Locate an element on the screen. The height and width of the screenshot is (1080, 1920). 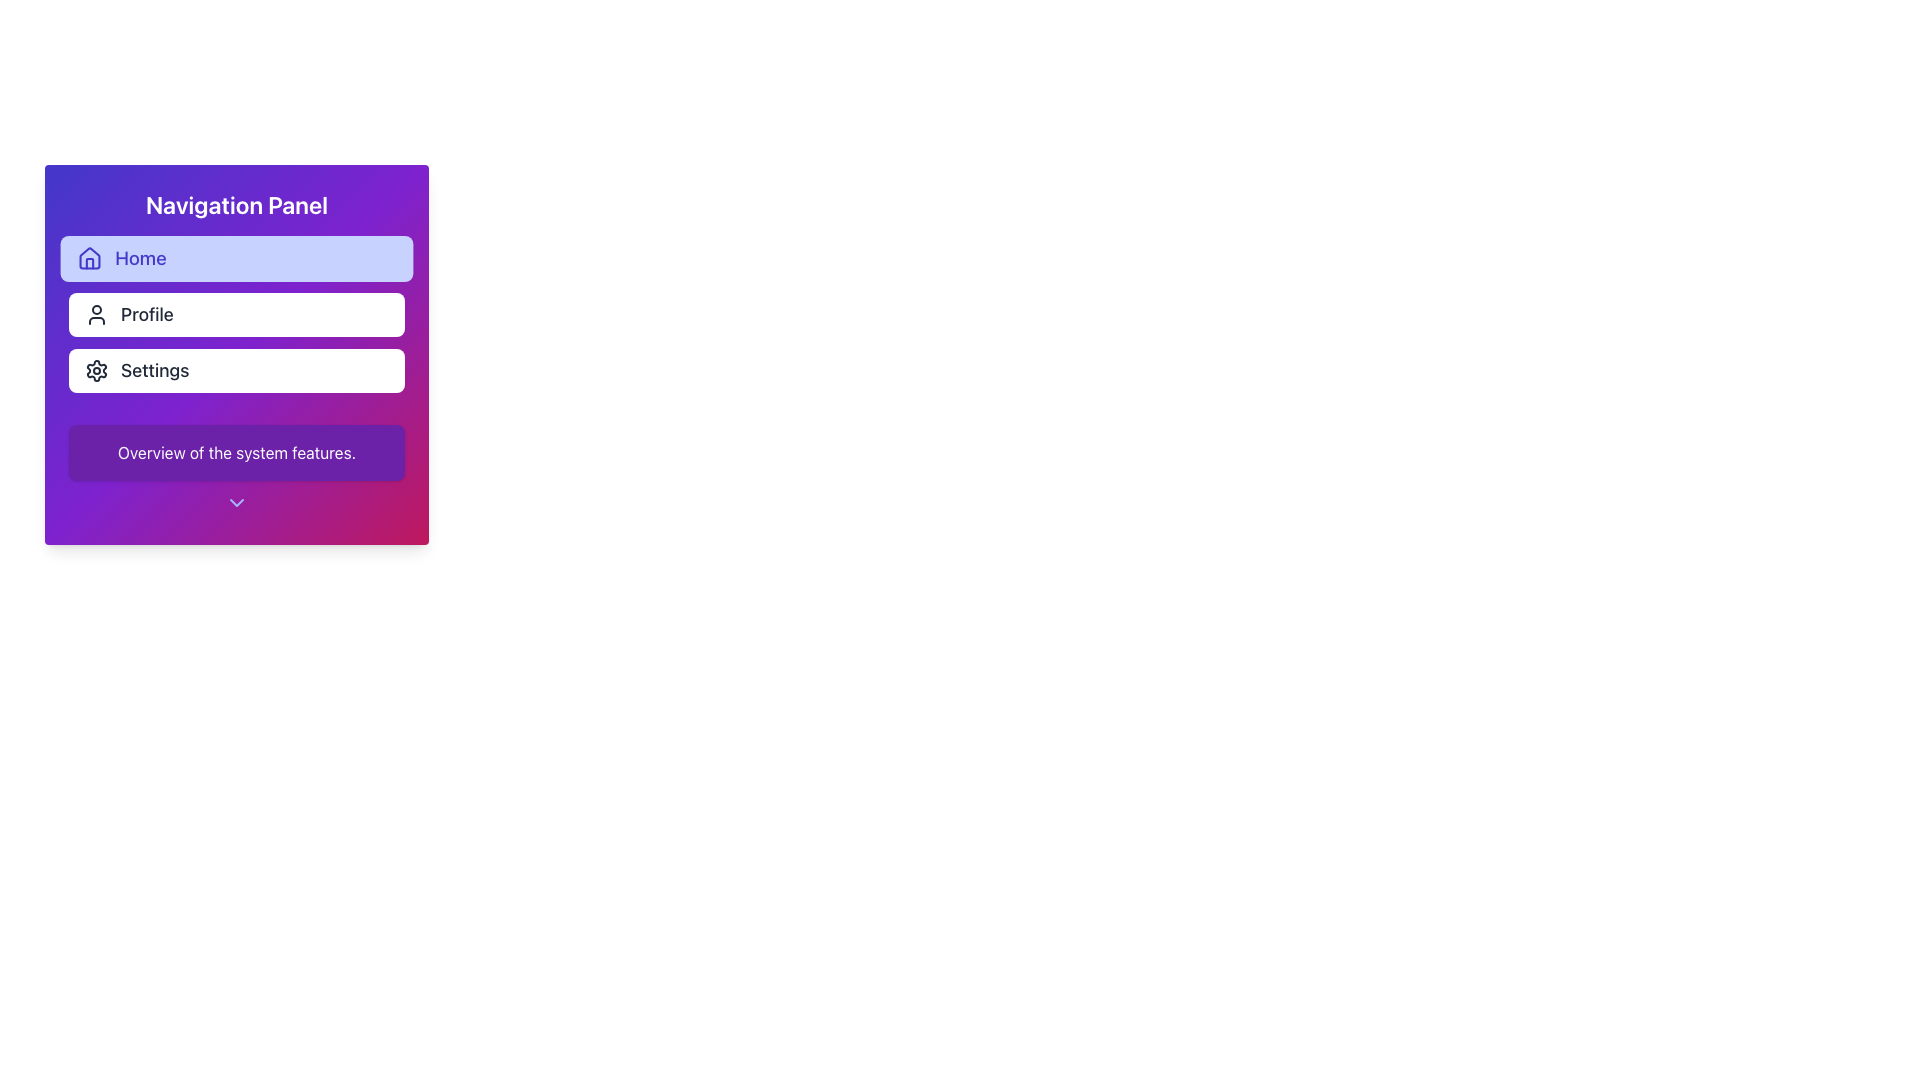
the first button in the vertical stack of three buttons in the navigation panel is located at coordinates (236, 257).